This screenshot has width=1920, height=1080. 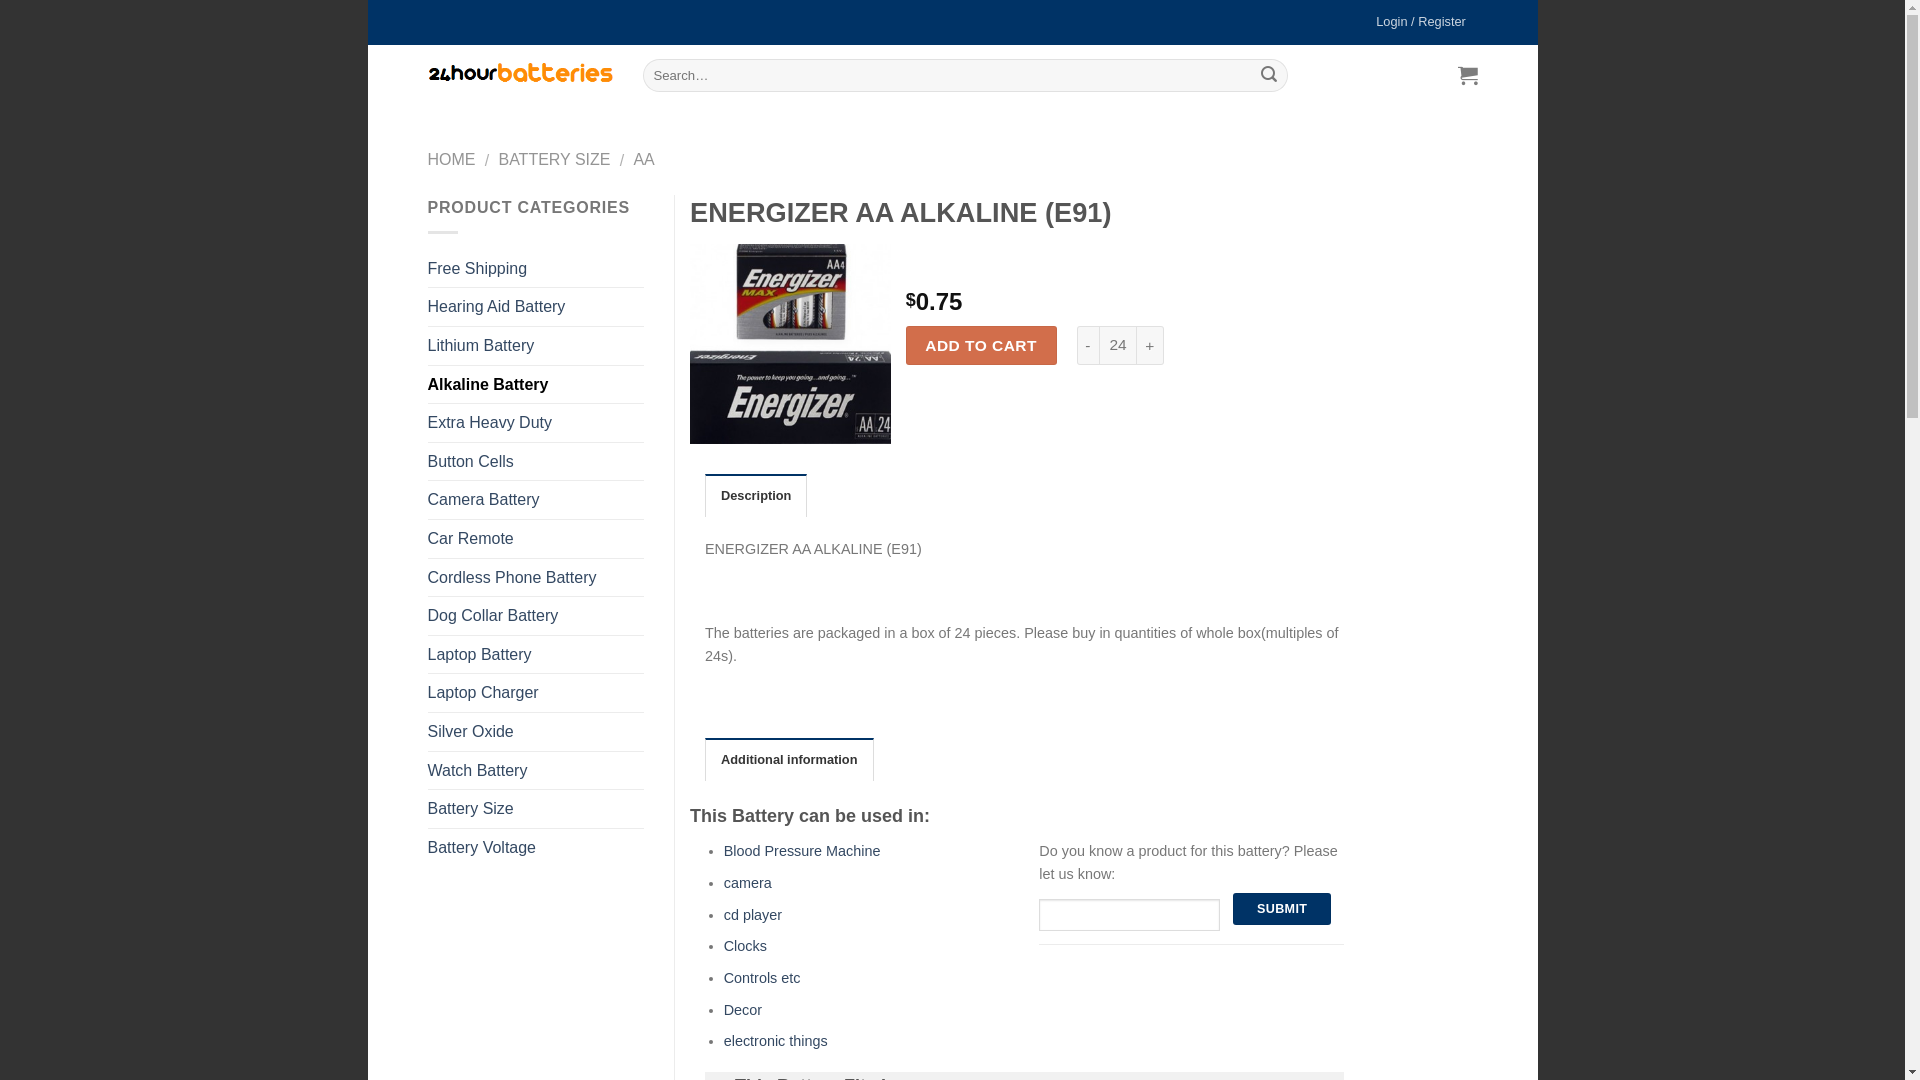 What do you see at coordinates (536, 385) in the screenshot?
I see `'Alkaline Battery'` at bounding box center [536, 385].